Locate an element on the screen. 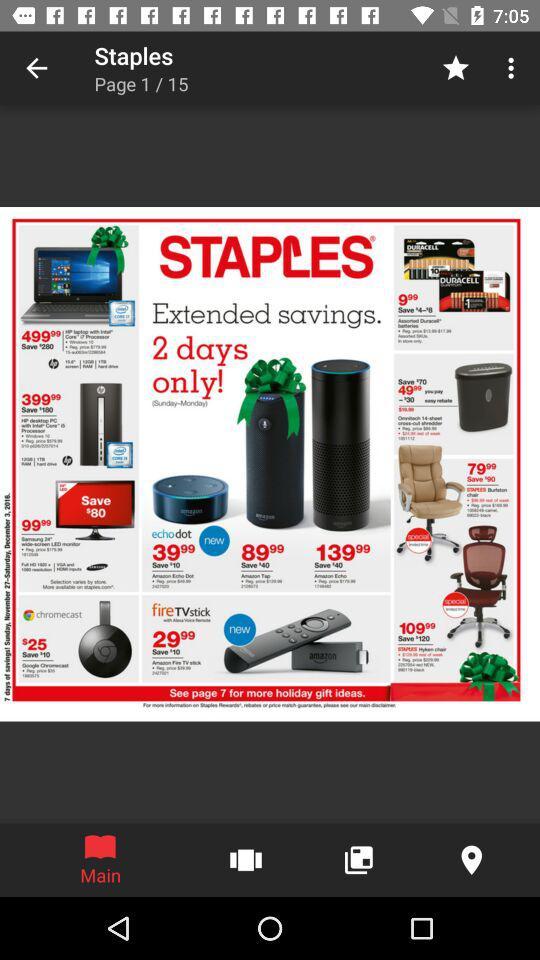  the icon next to the staples item is located at coordinates (36, 68).